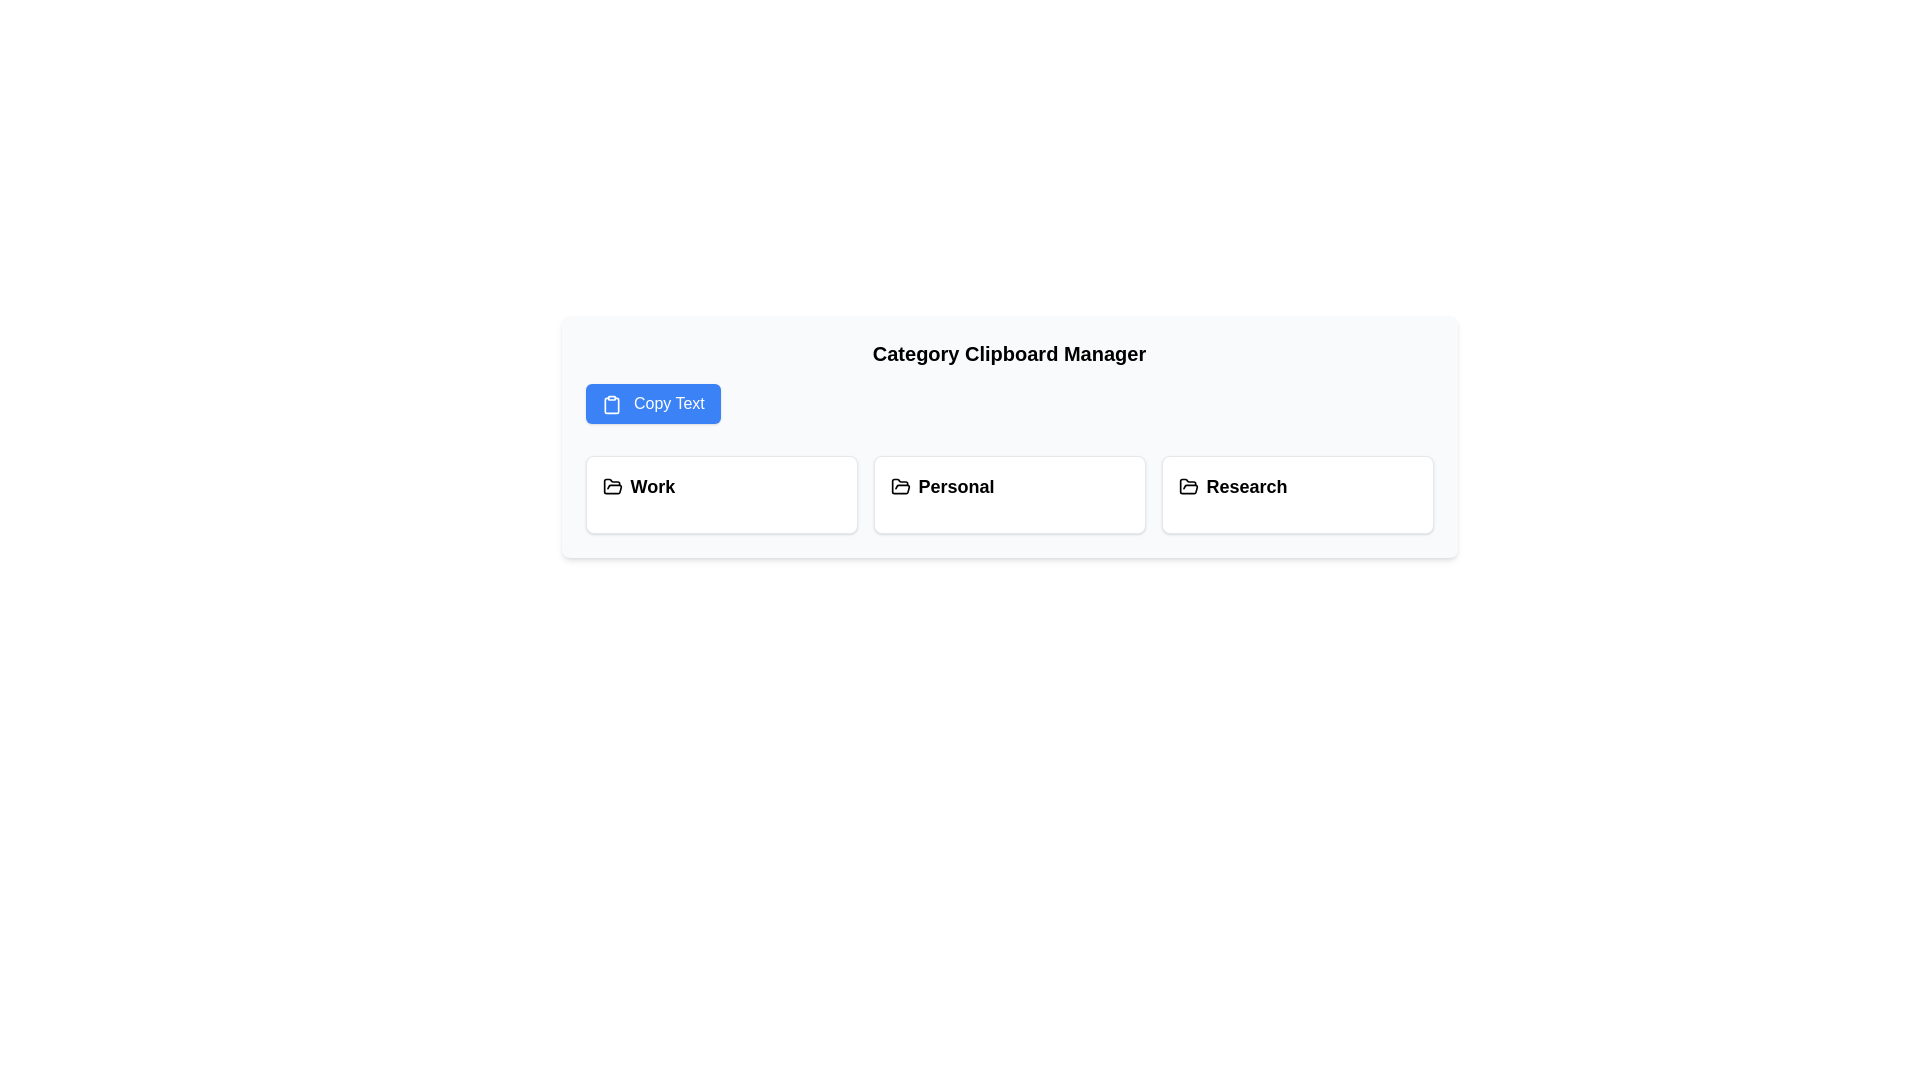  I want to click on the copy action button located at the top-left of its section, so click(653, 404).